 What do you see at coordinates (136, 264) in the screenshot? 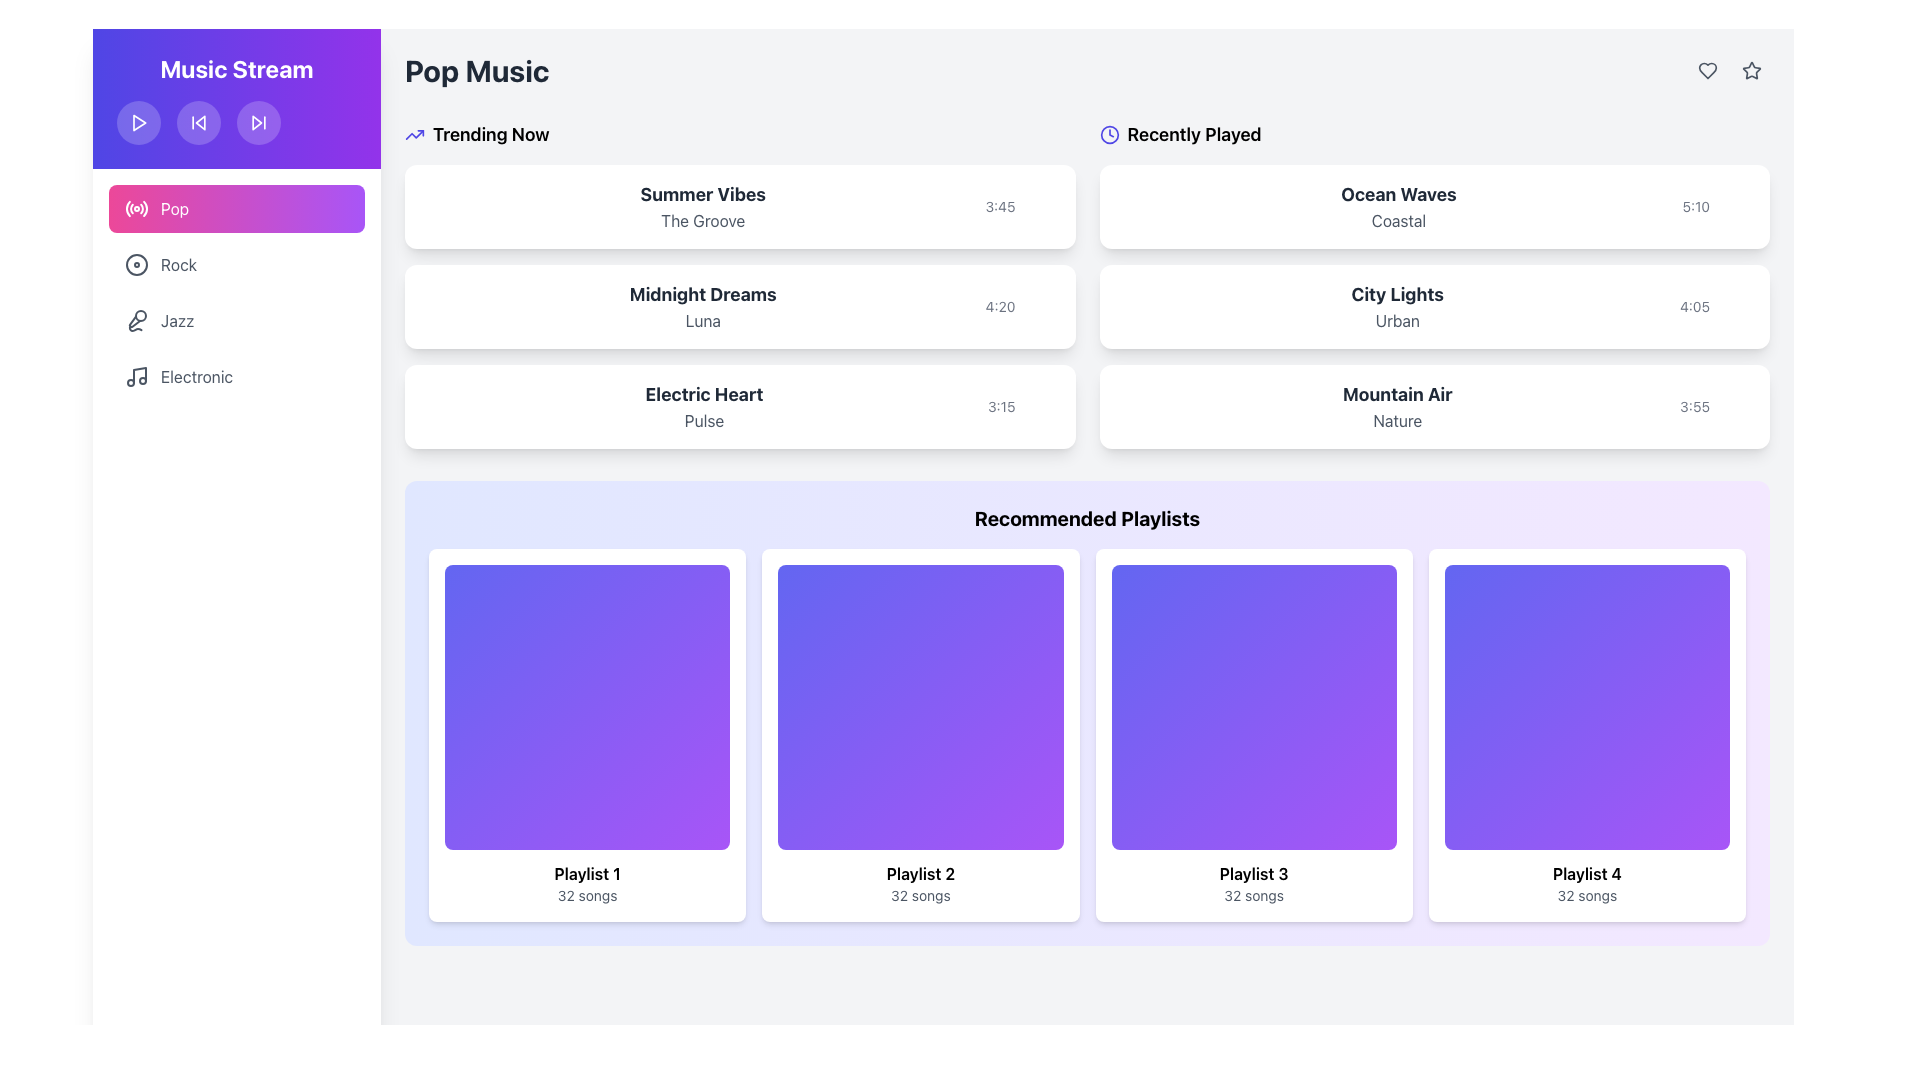
I see `the decorative SVG icon representing the 'Rock' category in the vertical navigation menu` at bounding box center [136, 264].